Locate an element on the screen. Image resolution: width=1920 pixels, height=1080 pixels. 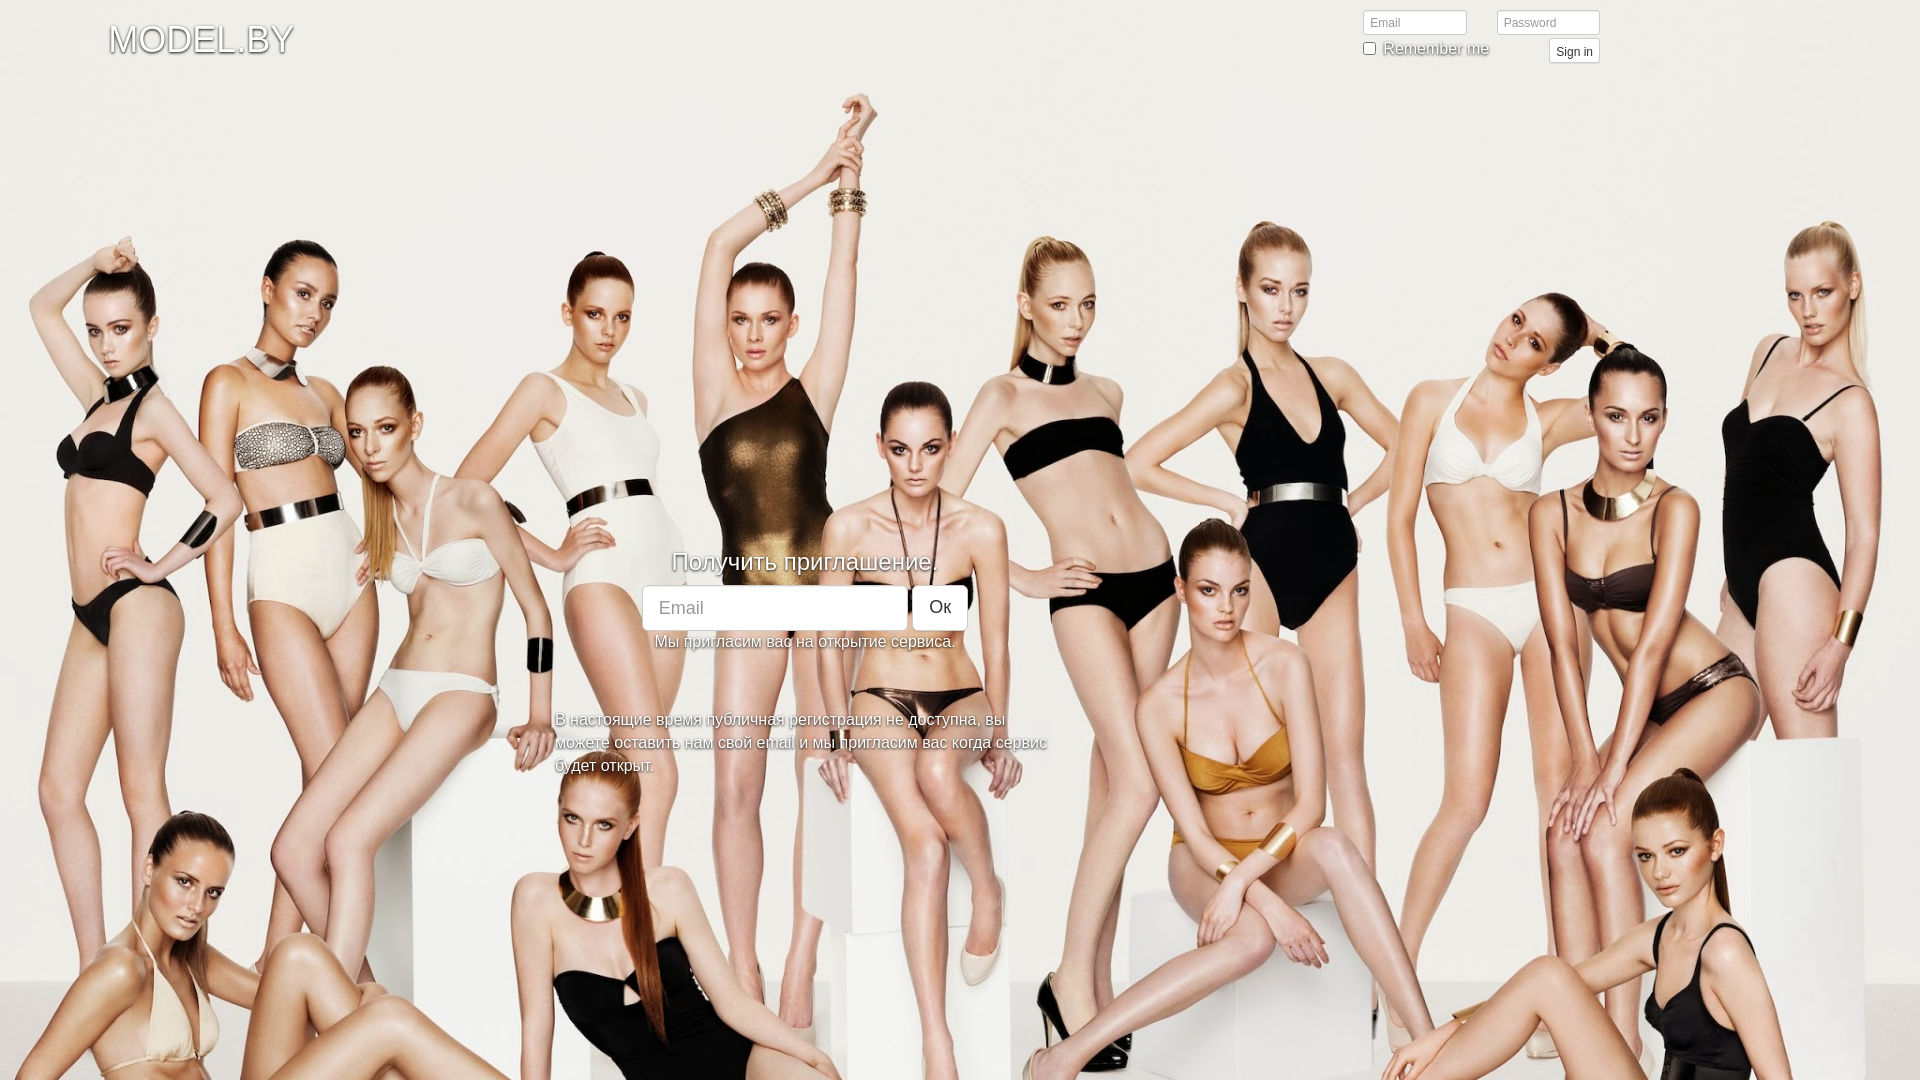
'Sign in' is located at coordinates (1573, 49).